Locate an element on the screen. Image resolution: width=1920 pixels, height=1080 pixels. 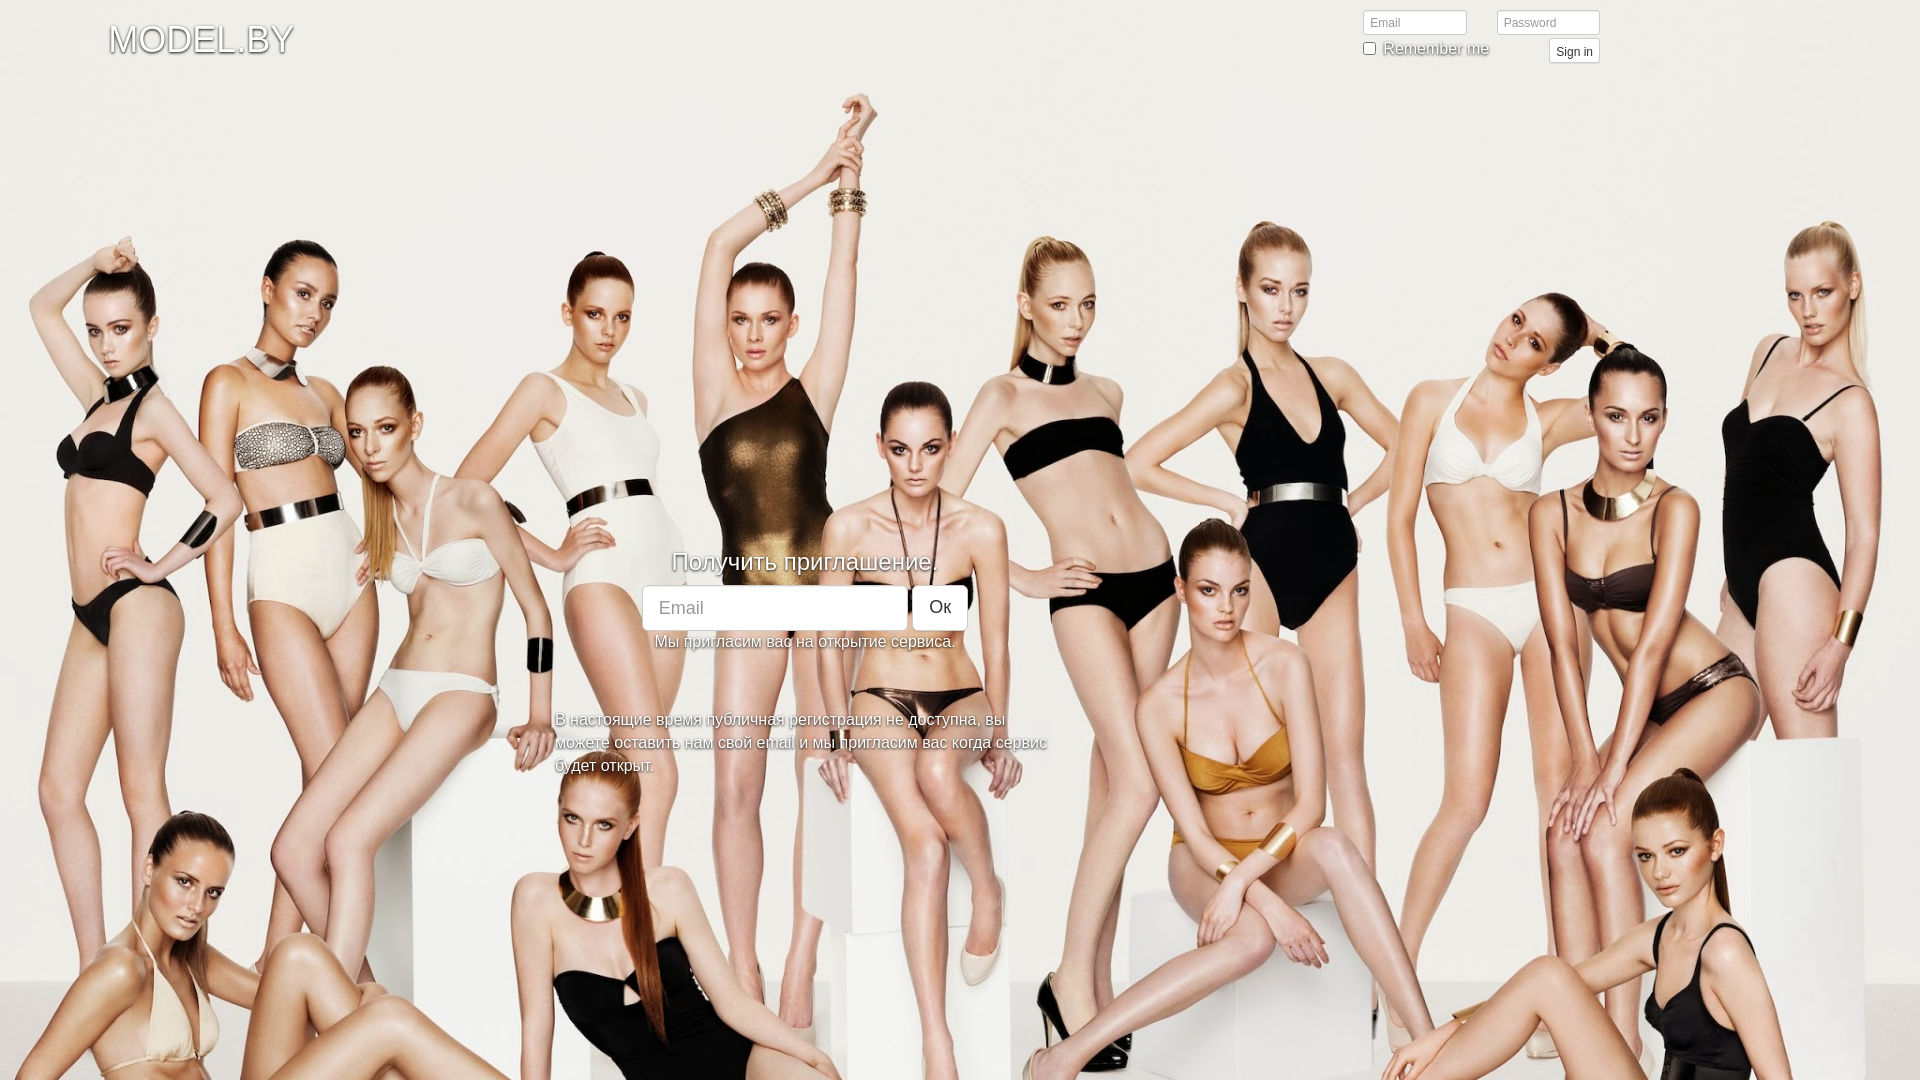
'Sign in' is located at coordinates (1573, 49).